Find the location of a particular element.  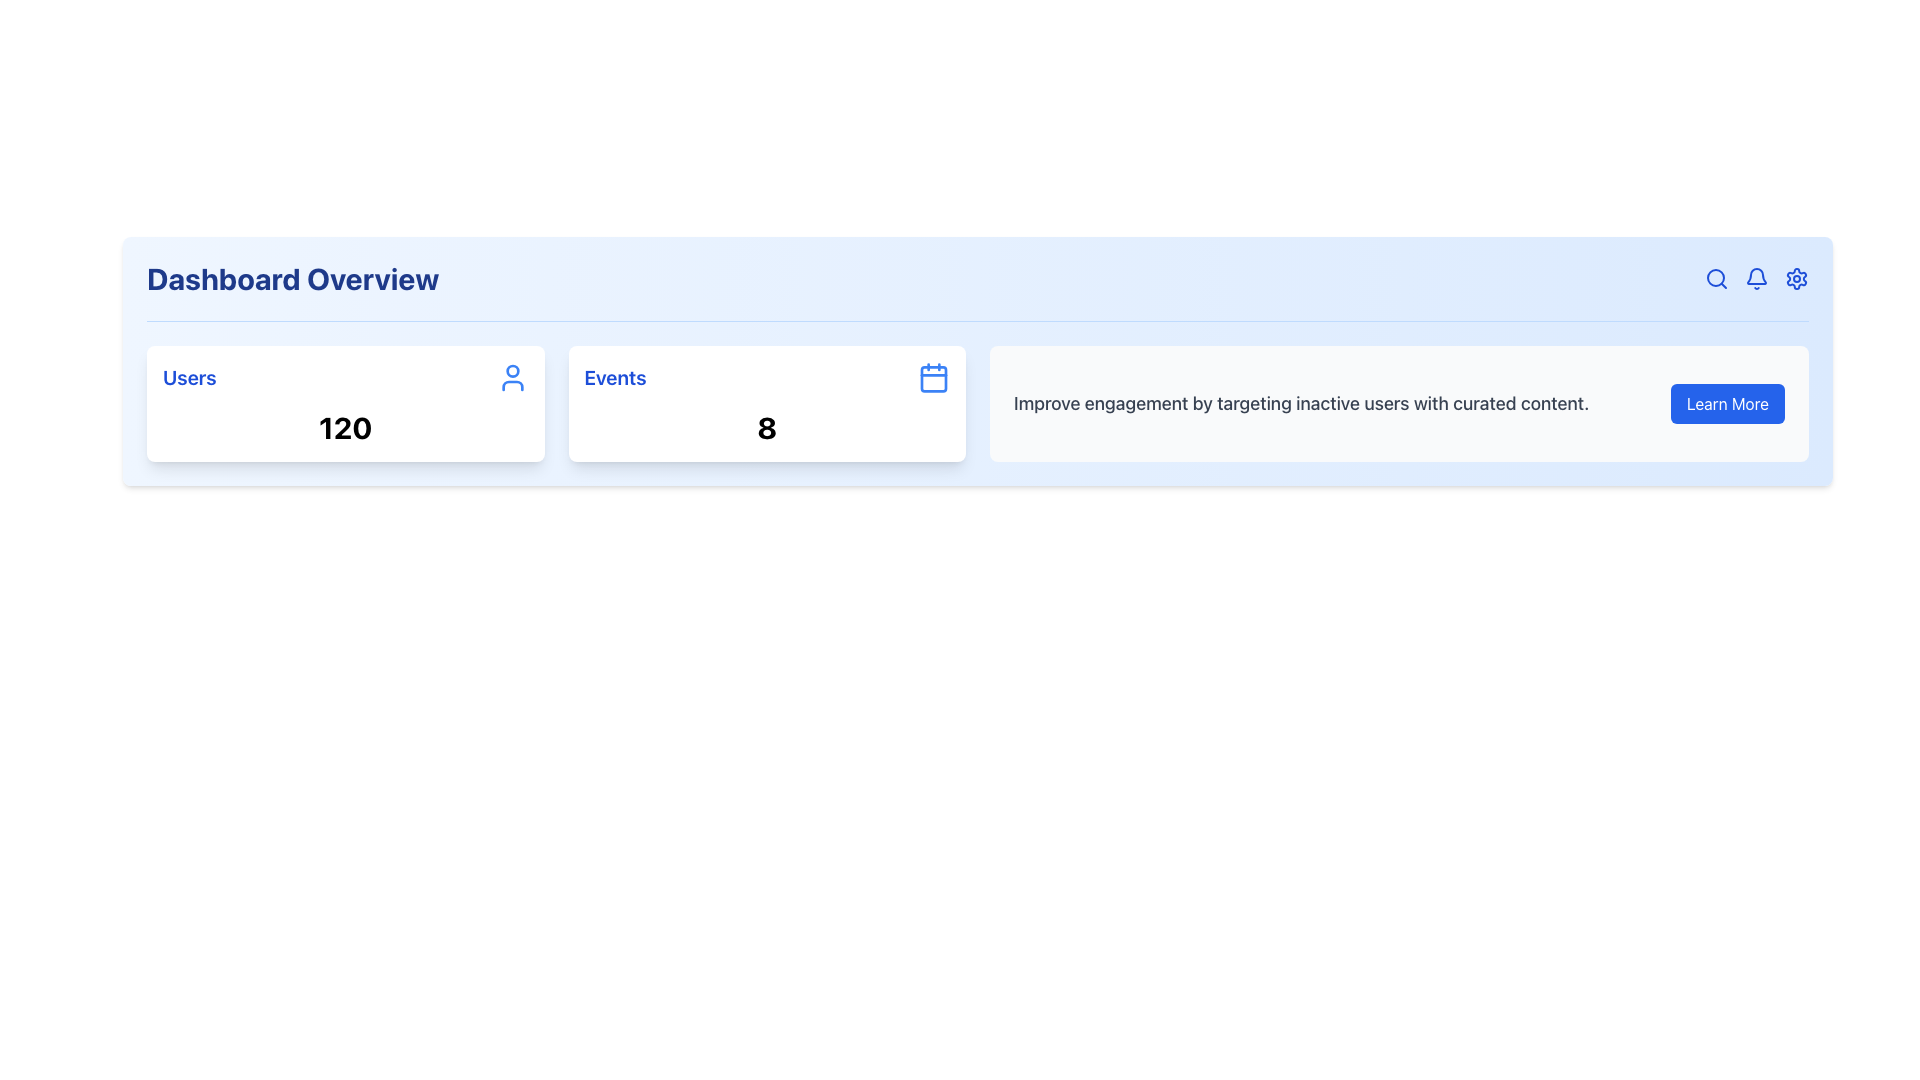

the bright blue rectangular button labeled 'Learn More' is located at coordinates (1727, 404).